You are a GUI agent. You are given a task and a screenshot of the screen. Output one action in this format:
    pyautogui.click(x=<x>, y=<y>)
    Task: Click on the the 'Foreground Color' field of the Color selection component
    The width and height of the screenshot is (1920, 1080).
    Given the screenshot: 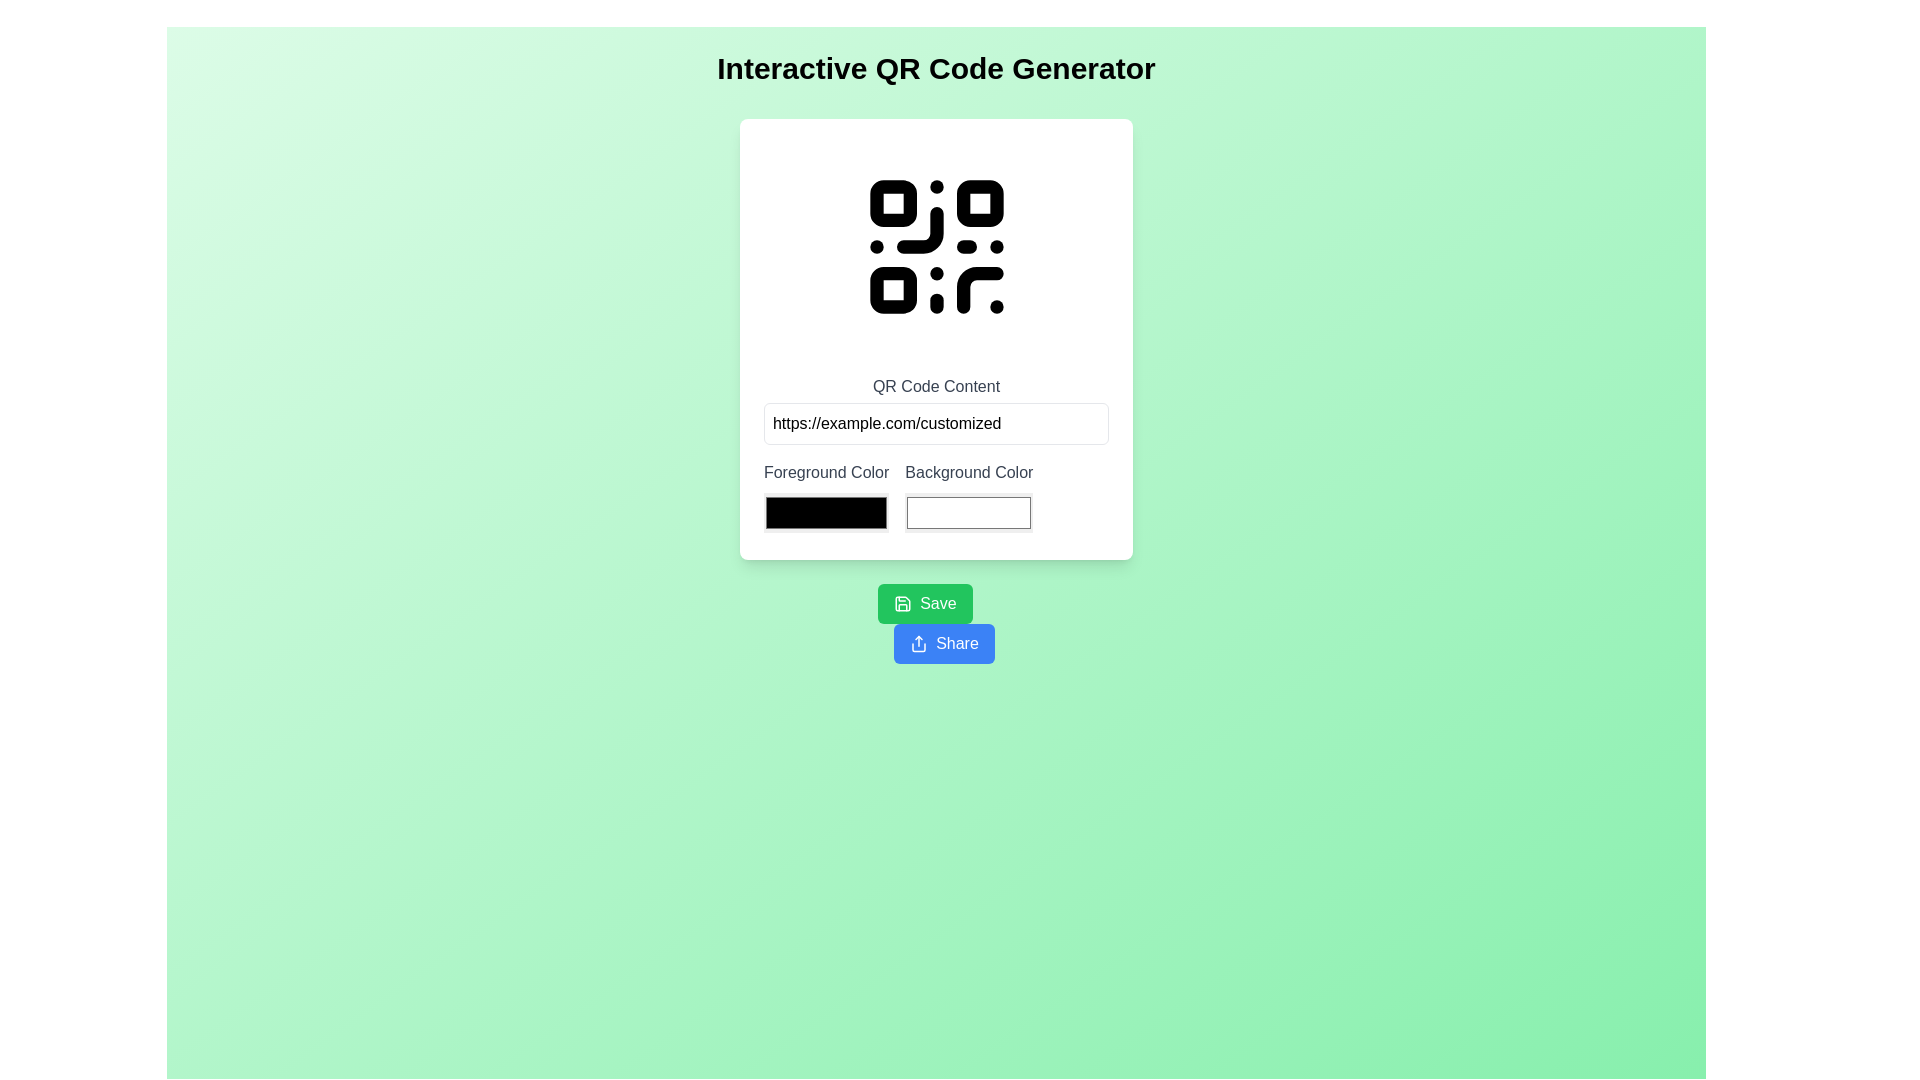 What is the action you would take?
    pyautogui.click(x=935, y=497)
    